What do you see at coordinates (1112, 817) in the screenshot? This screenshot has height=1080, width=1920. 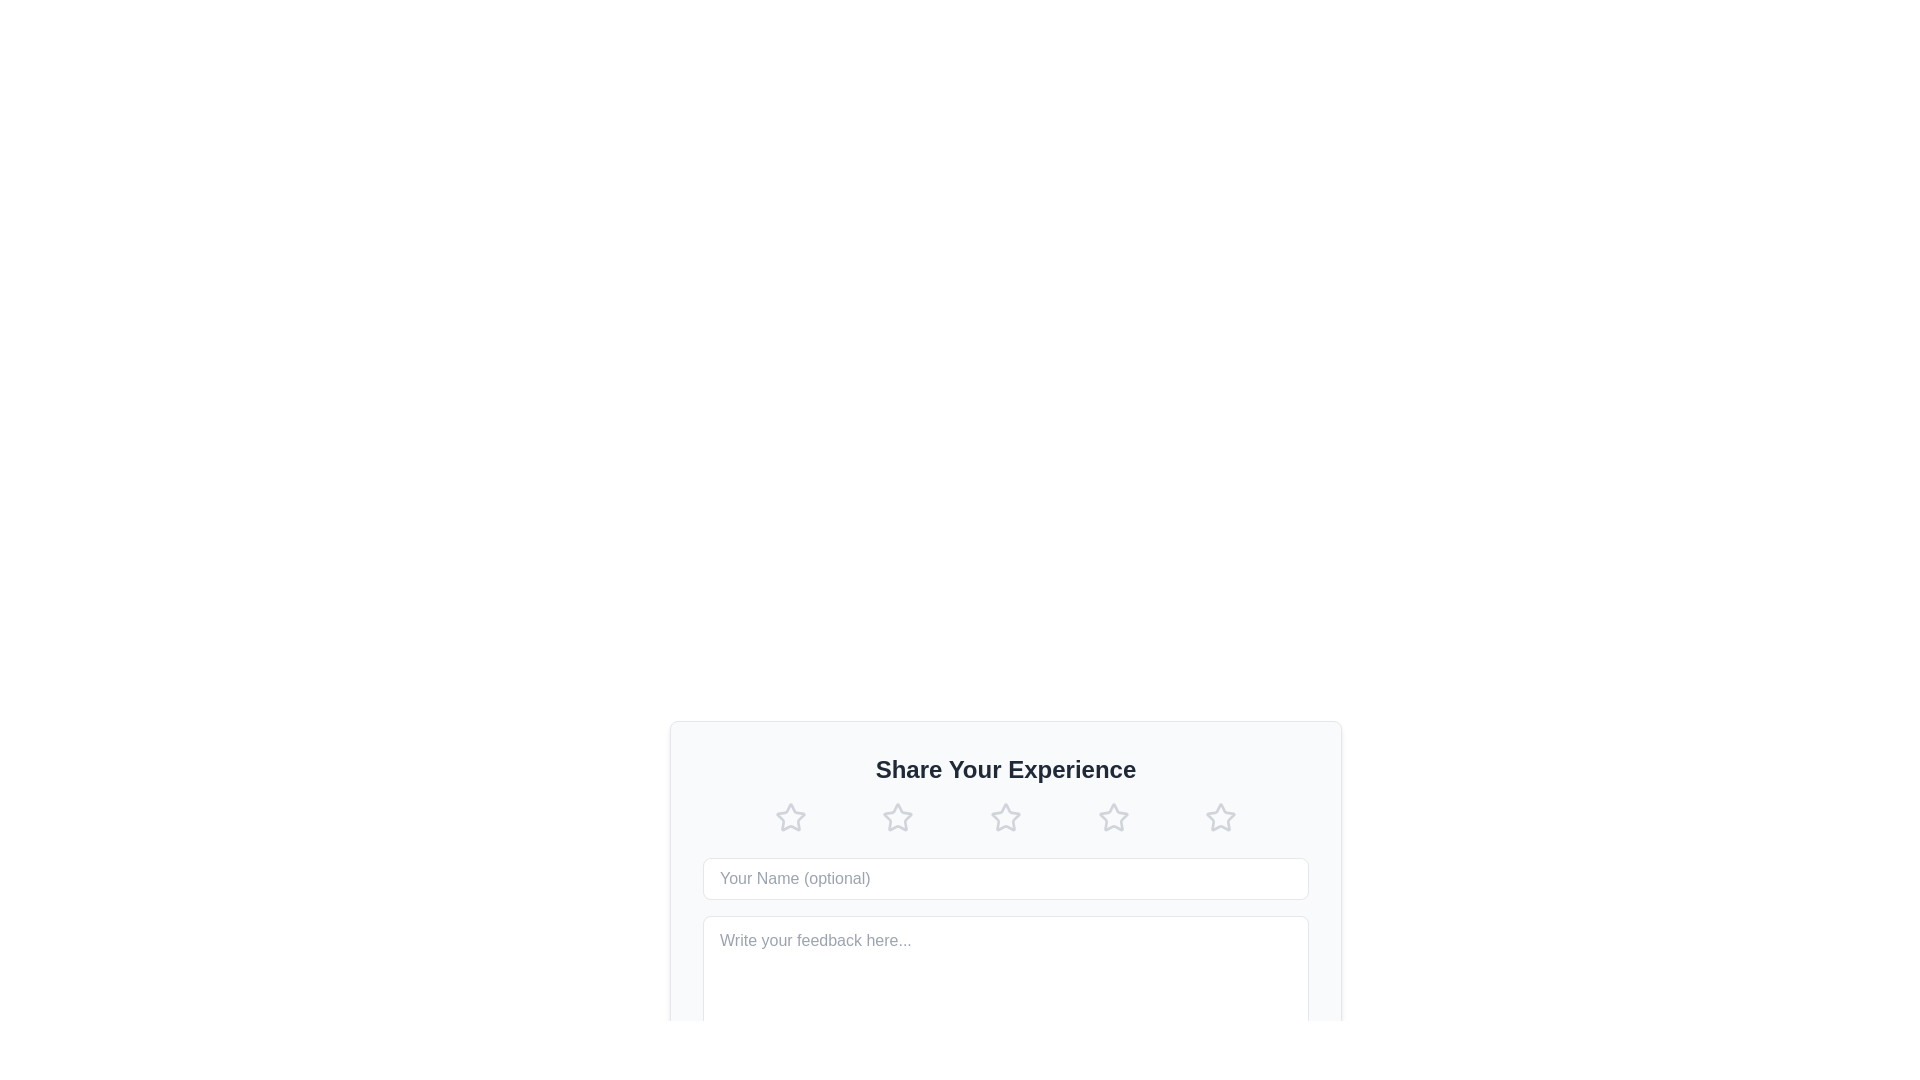 I see `the fifth star icon` at bounding box center [1112, 817].